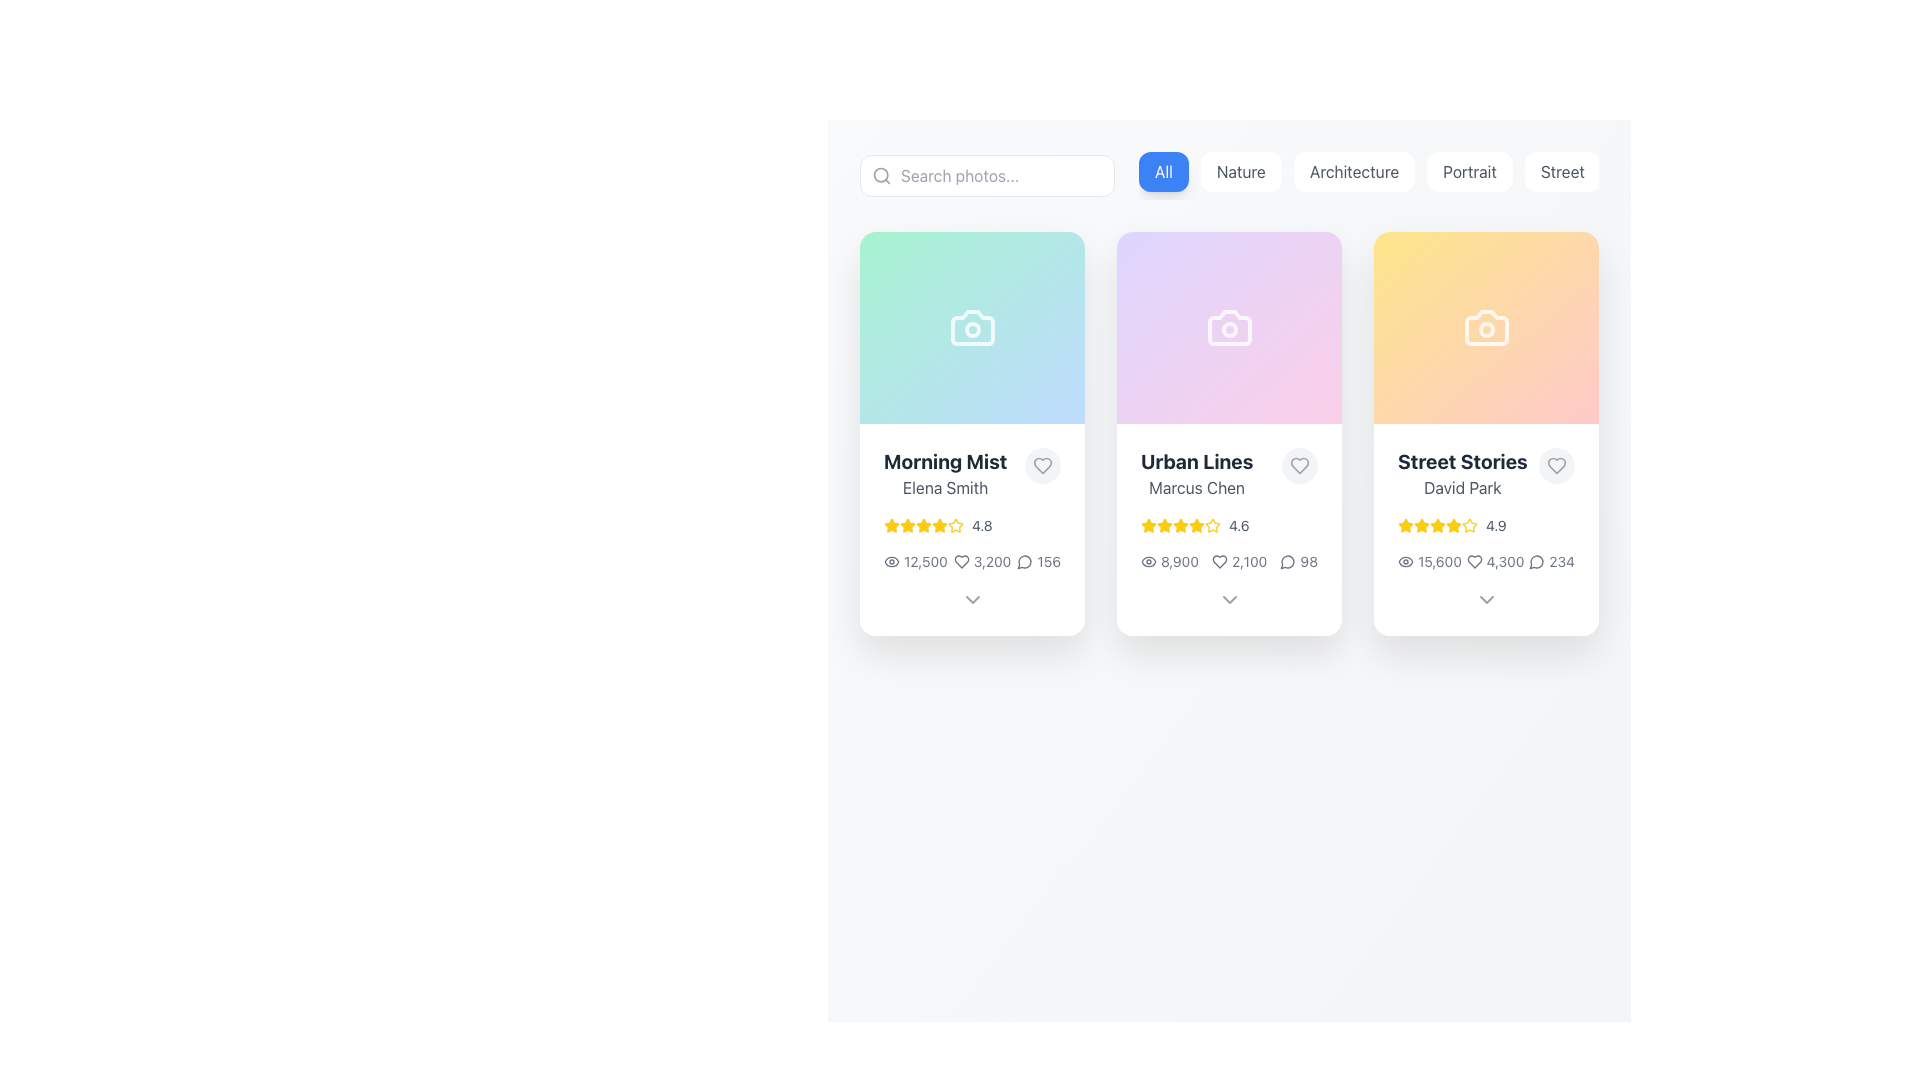 Image resolution: width=1920 pixels, height=1080 pixels. Describe the element at coordinates (1474, 562) in the screenshot. I see `the favorite icon located at the top-right corner of the 'Street Stories, David Park' card` at that location.